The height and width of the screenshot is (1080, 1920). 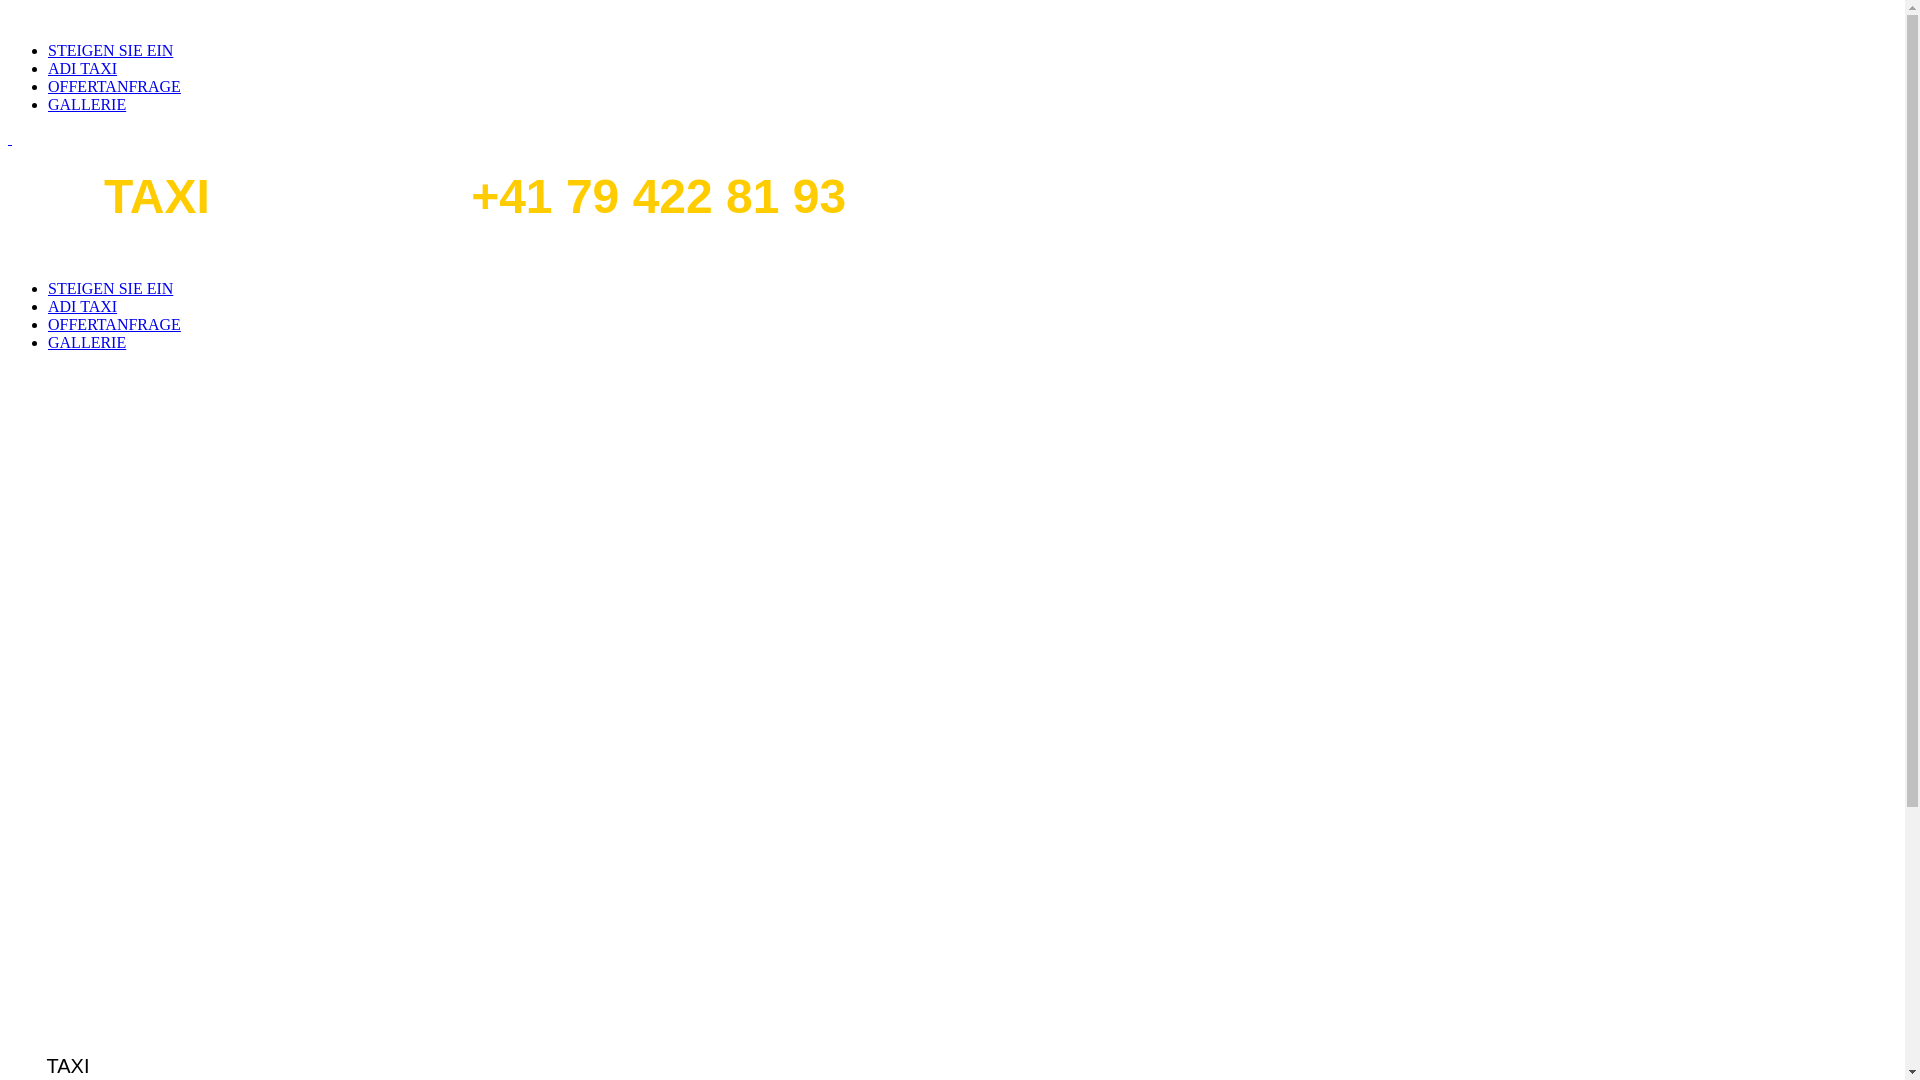 What do you see at coordinates (48, 104) in the screenshot?
I see `'GALLERIE'` at bounding box center [48, 104].